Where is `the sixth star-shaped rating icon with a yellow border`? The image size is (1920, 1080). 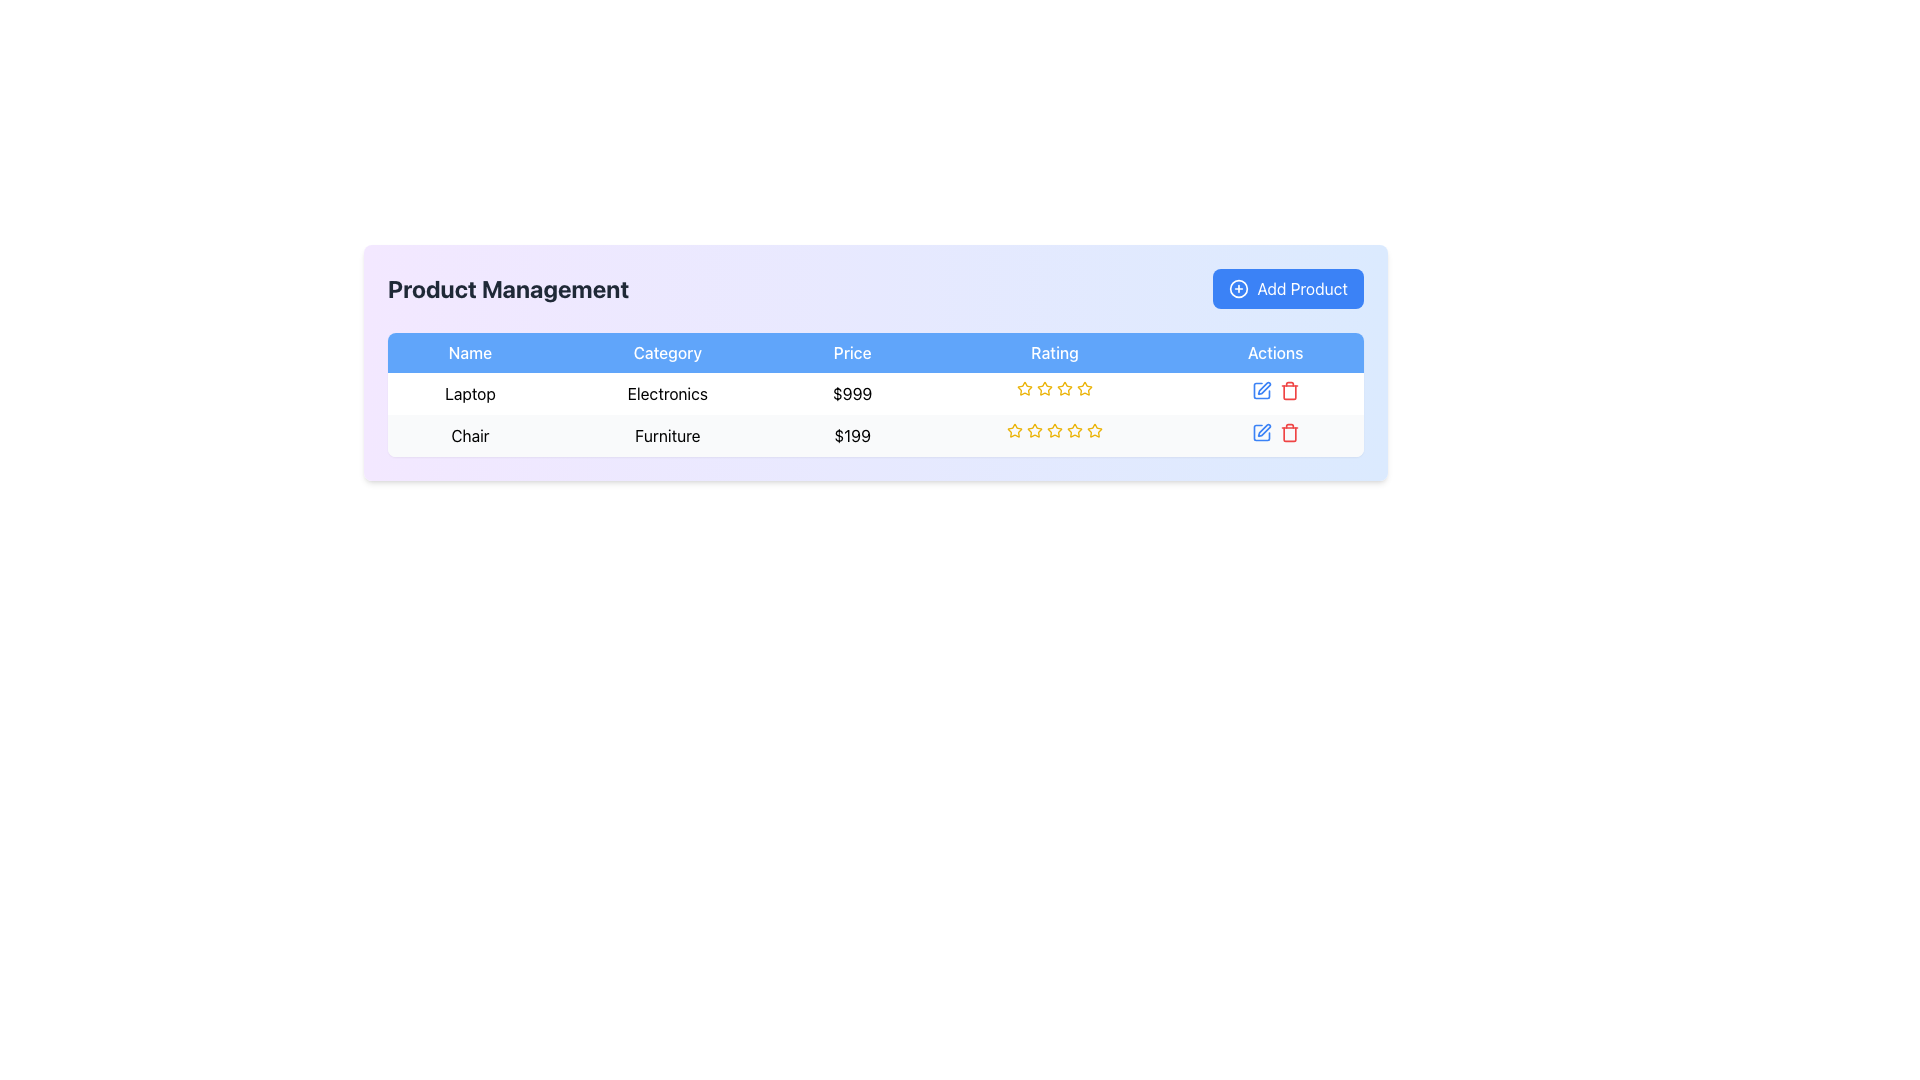
the sixth star-shaped rating icon with a yellow border is located at coordinates (1083, 389).